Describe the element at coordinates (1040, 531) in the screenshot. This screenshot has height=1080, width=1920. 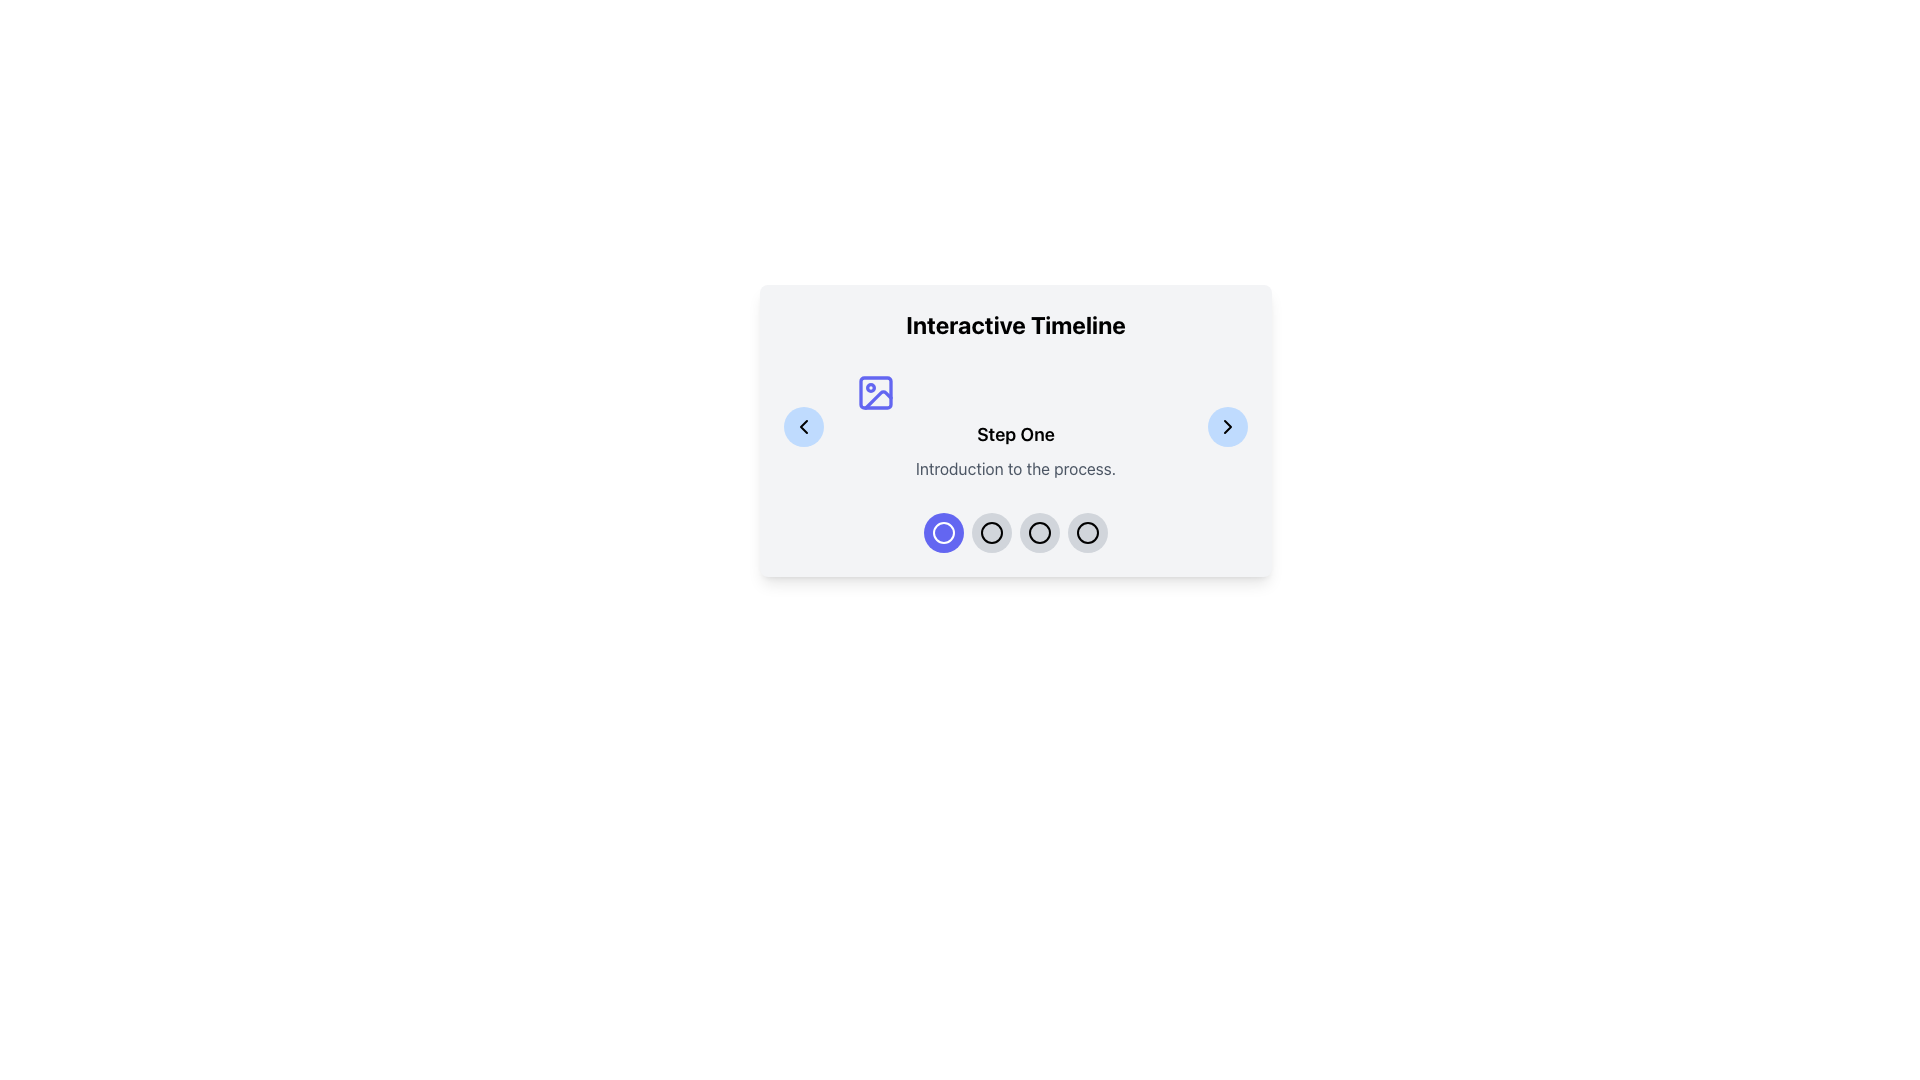
I see `the graphical representation of the third circular SVG element in the row of indicators below the text 'Step One'` at that location.